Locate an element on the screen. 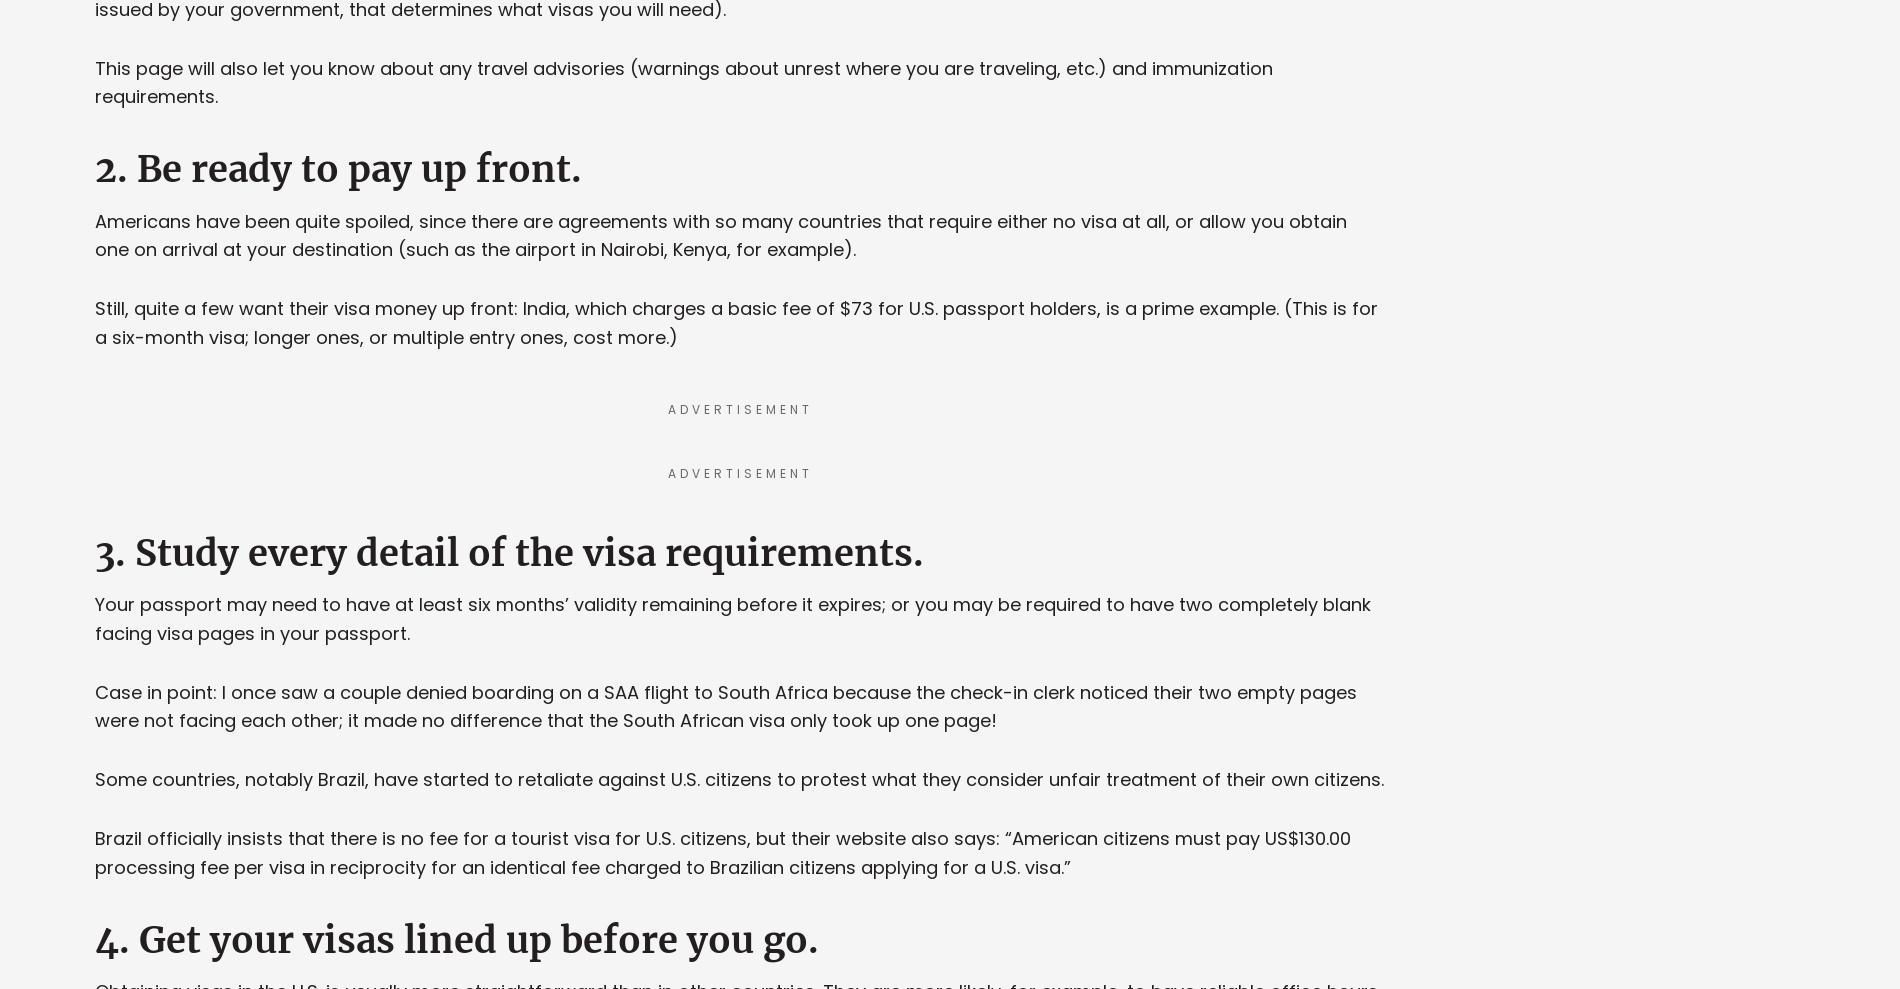 This screenshot has height=989, width=1900. '2. Be ready to pay up front.' is located at coordinates (337, 169).